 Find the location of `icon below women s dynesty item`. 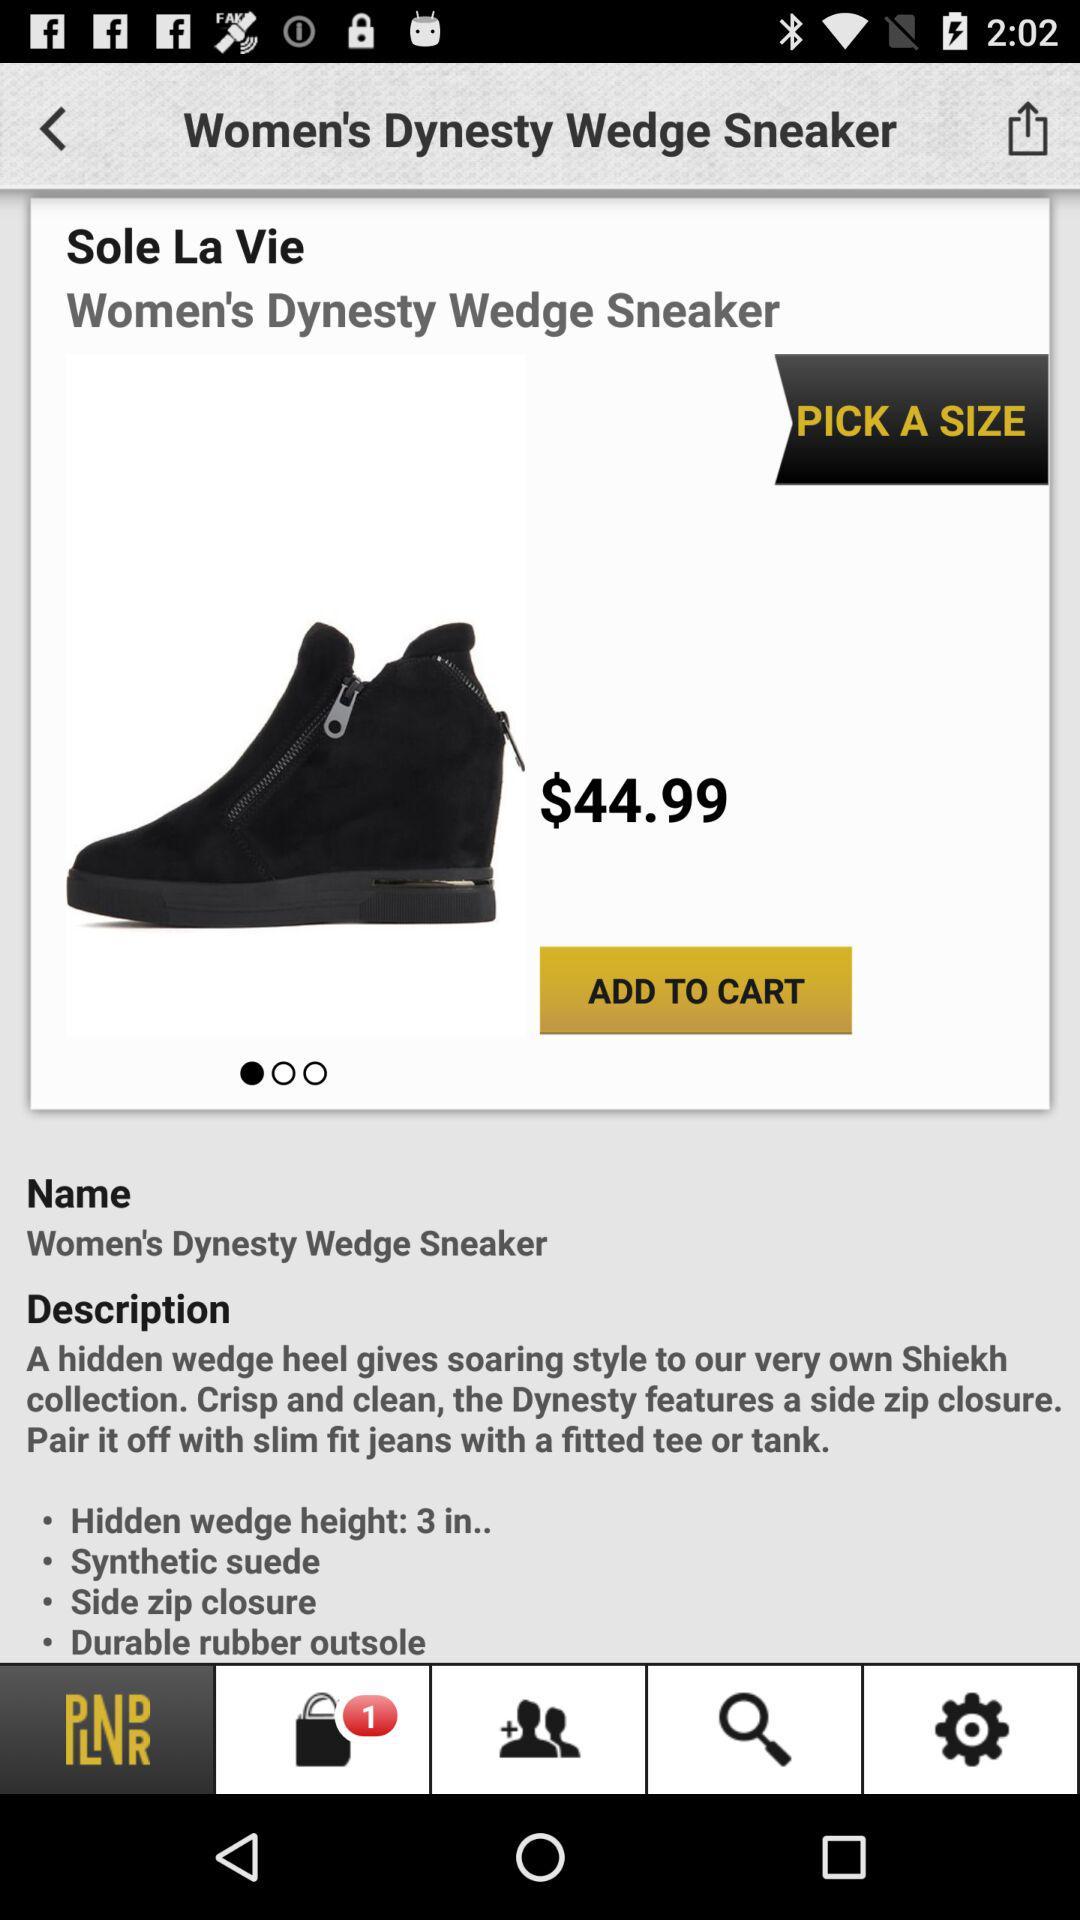

icon below women s dynesty item is located at coordinates (910, 418).